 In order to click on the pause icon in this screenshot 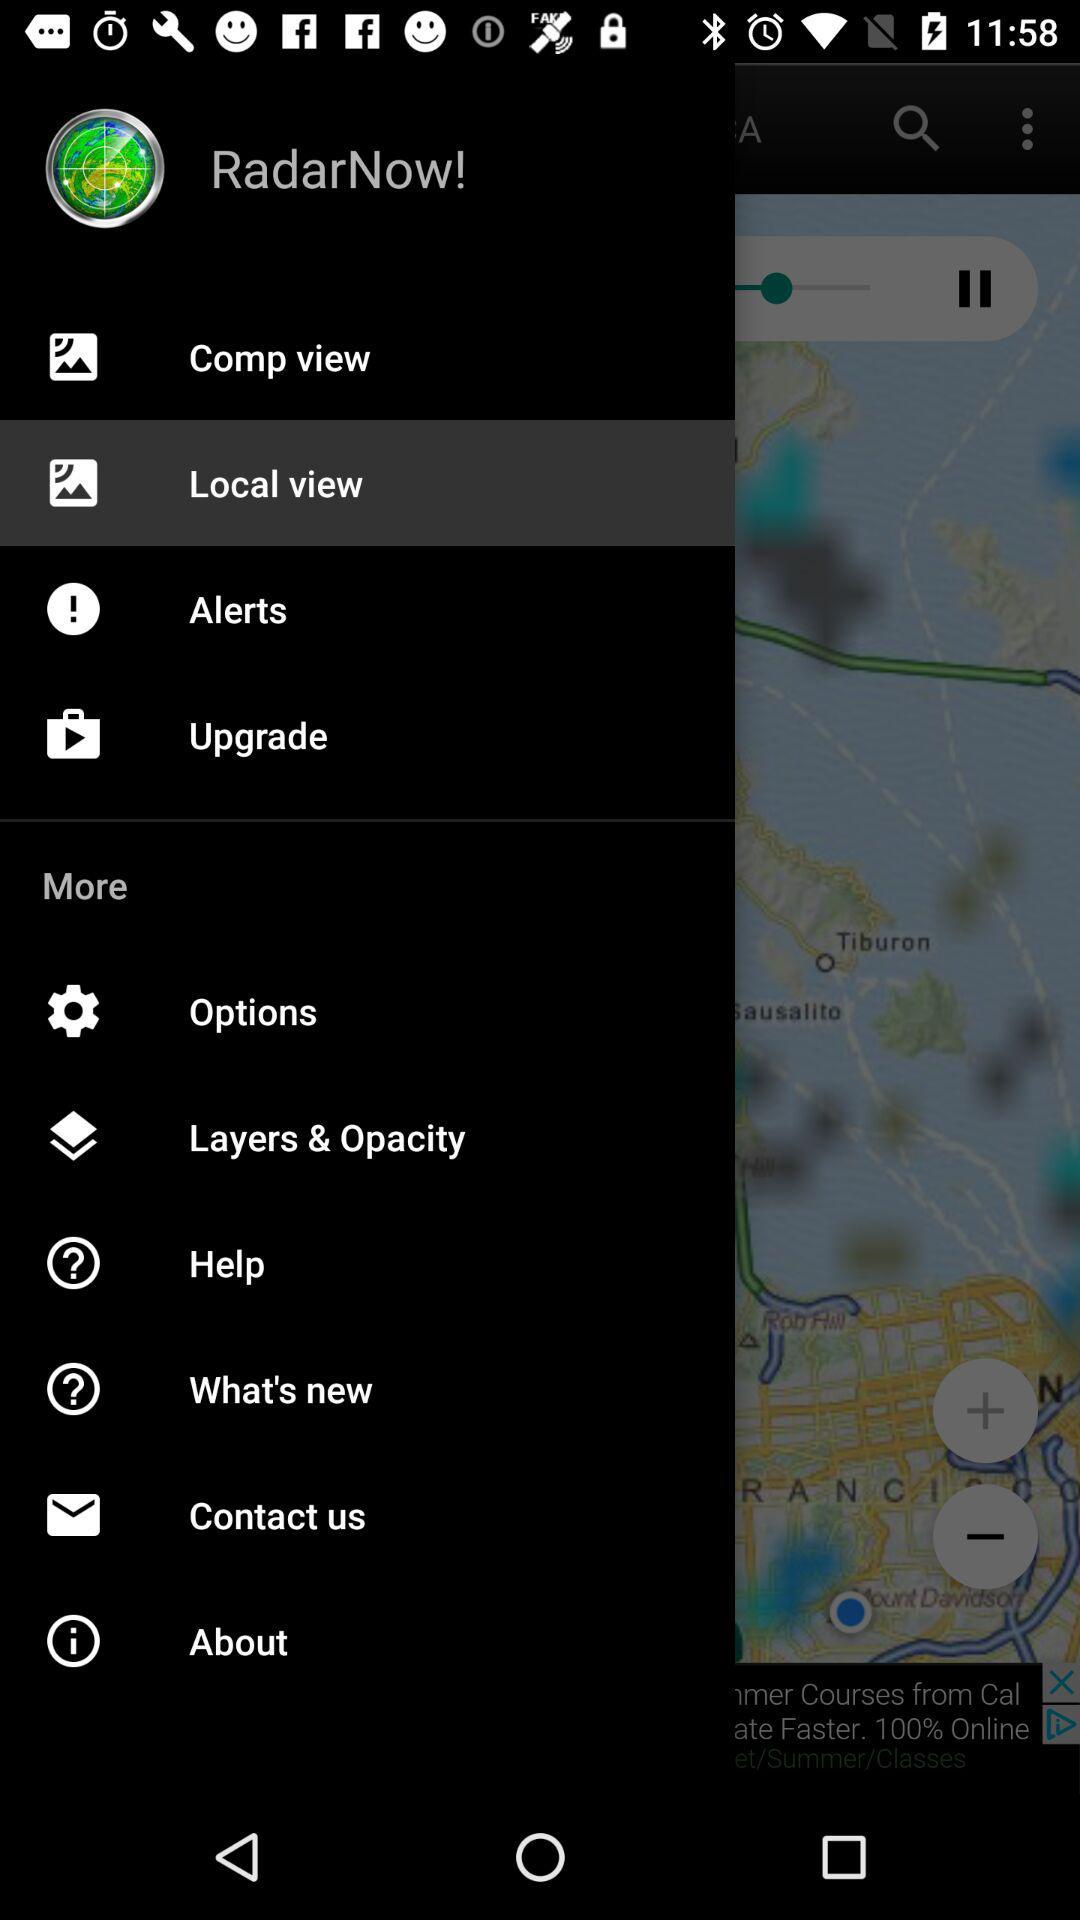, I will do `click(974, 287)`.